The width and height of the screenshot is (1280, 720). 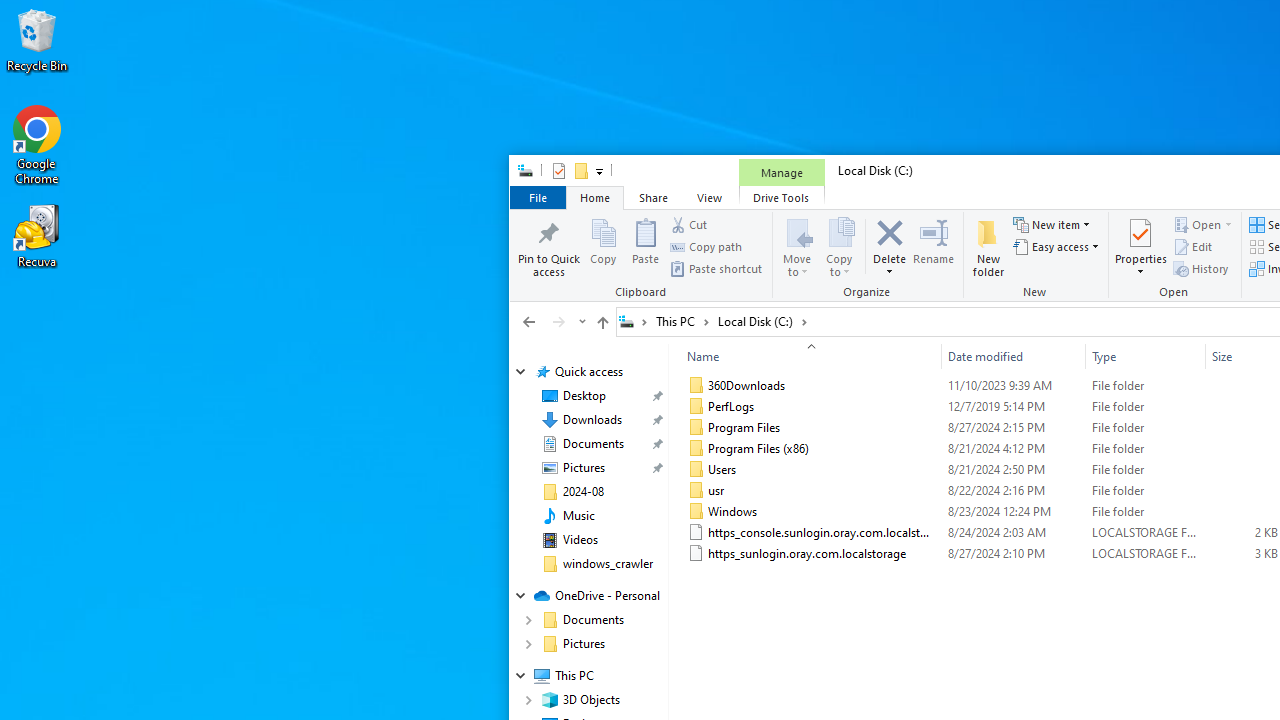 What do you see at coordinates (781, 171) in the screenshot?
I see `'Manage'` at bounding box center [781, 171].